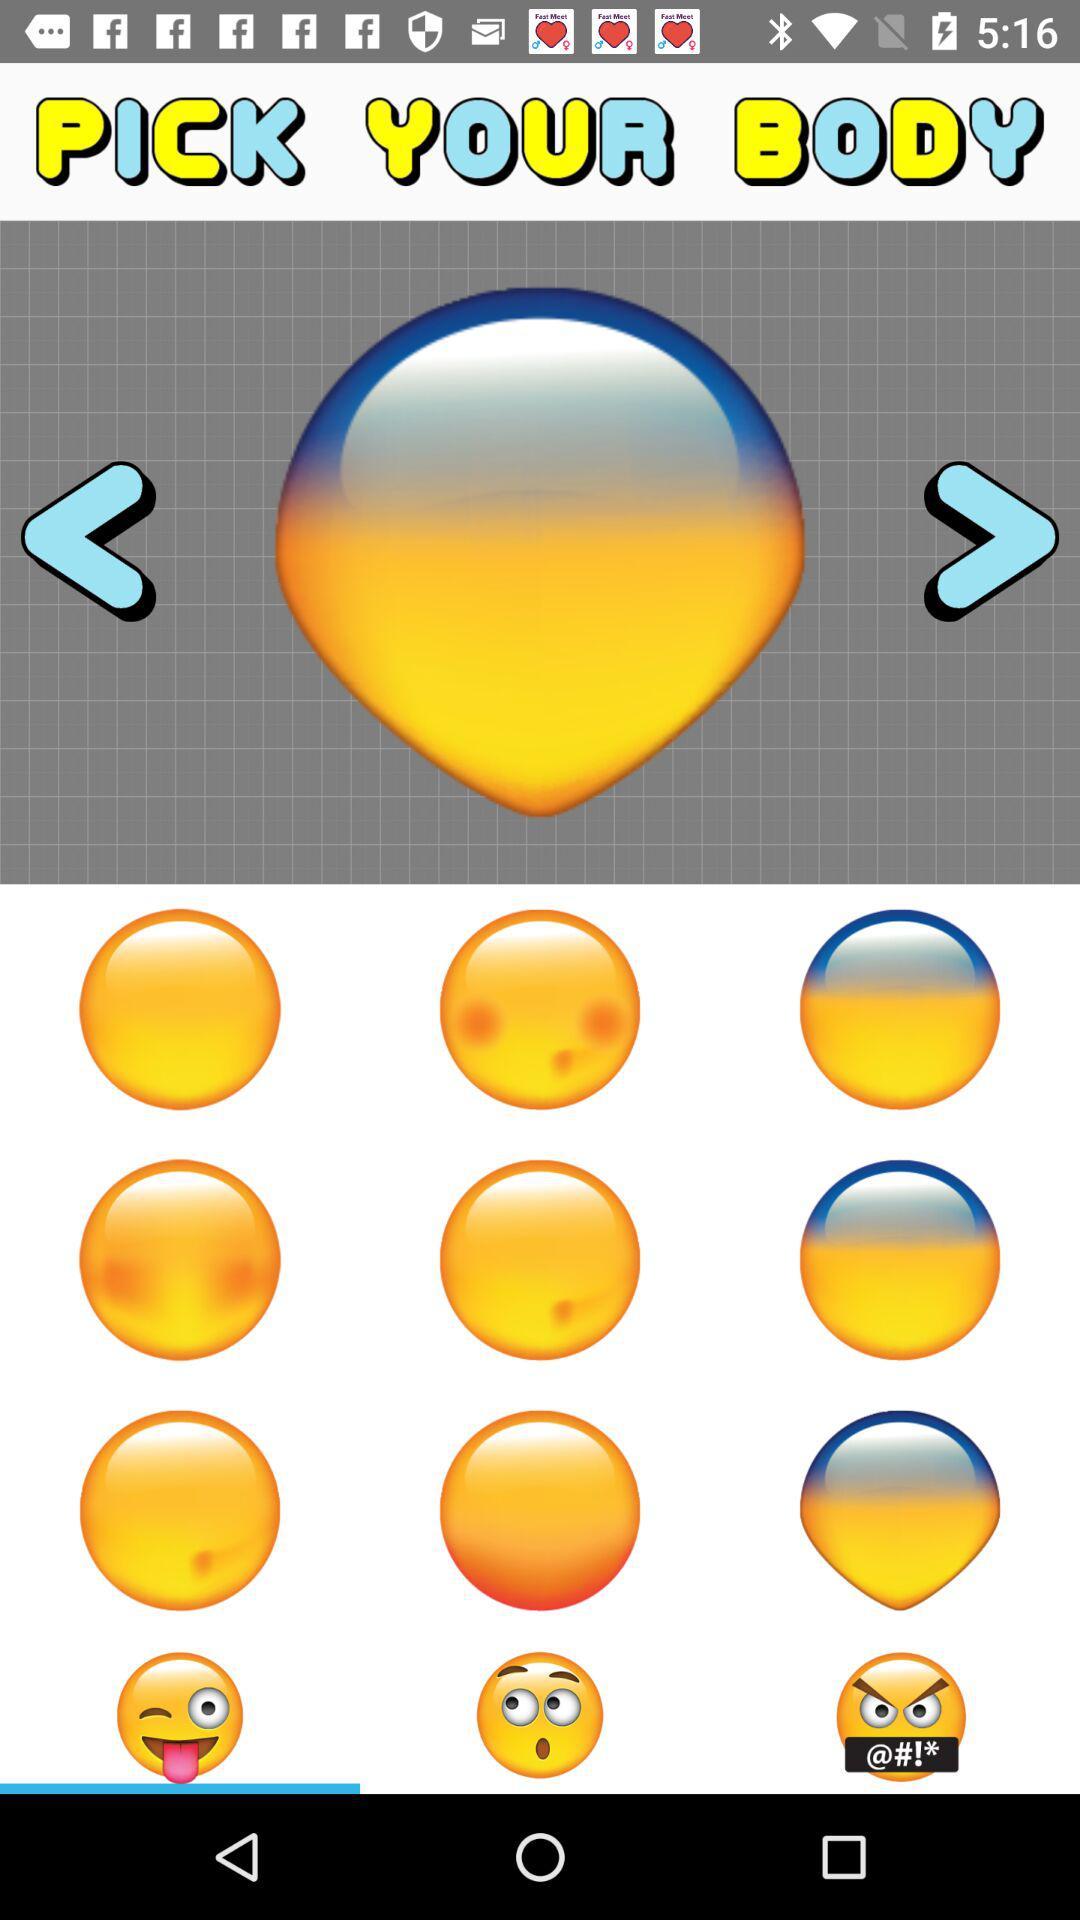 This screenshot has width=1080, height=1920. What do you see at coordinates (972, 552) in the screenshot?
I see `choose selection for body parts to create a character` at bounding box center [972, 552].